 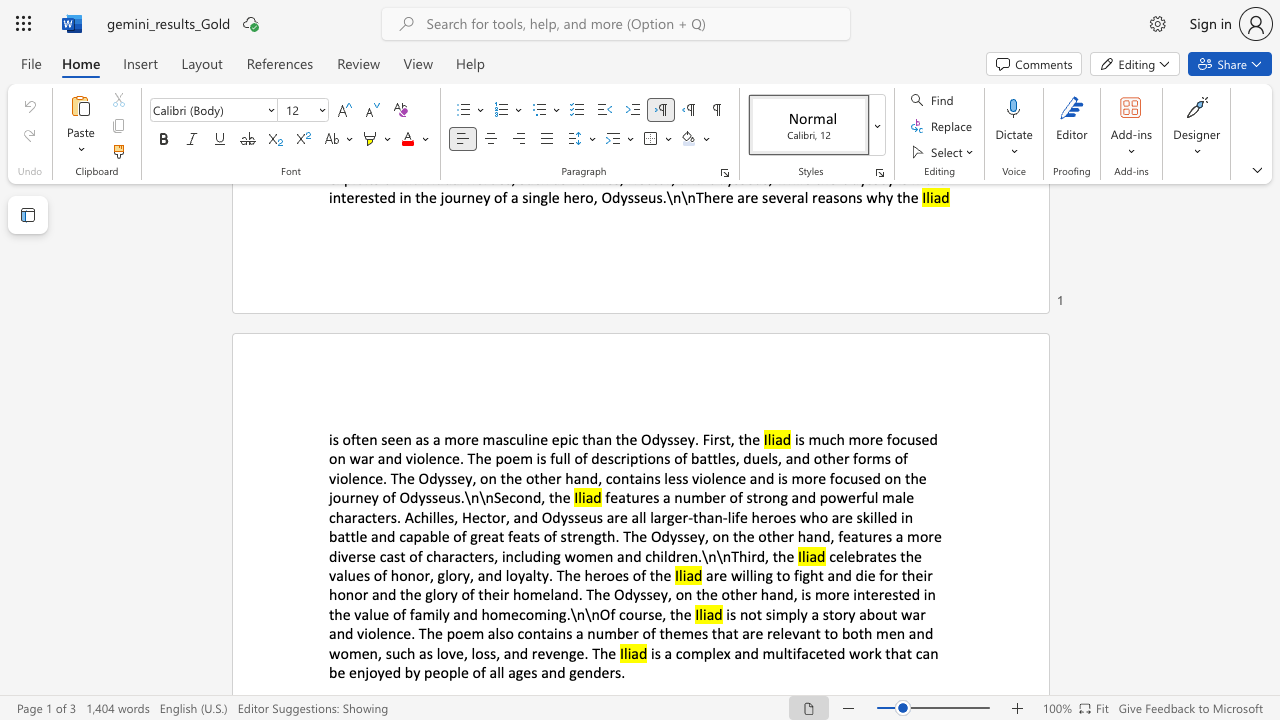 What do you see at coordinates (770, 613) in the screenshot?
I see `the subset text "imply a story about war and violence. The poem also contains a n" within the text "is not simply a story about war and violence. The poem also contains a number of themes that are relevant to both men and women, such as love, loss, and revenge. The"` at bounding box center [770, 613].